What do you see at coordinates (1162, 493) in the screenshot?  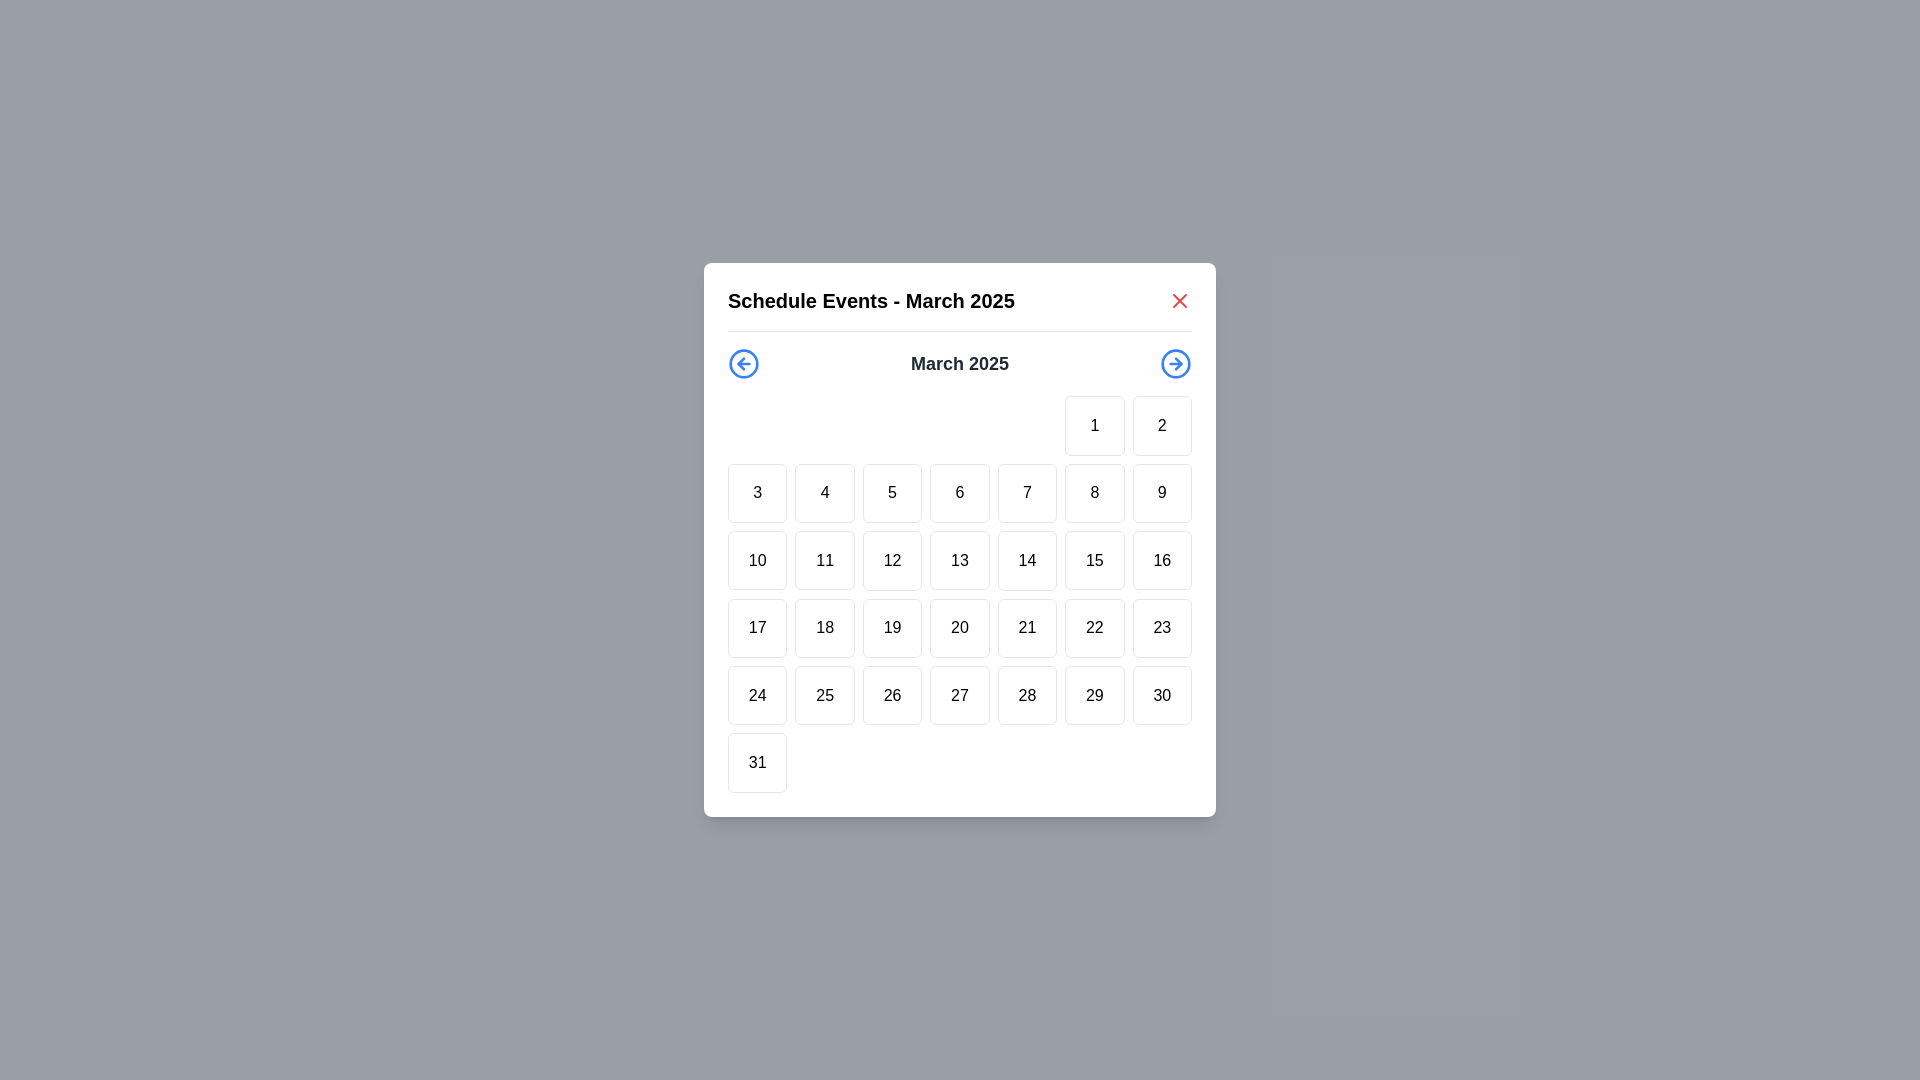 I see `the square button labeled '9' with a white background and rounded borders` at bounding box center [1162, 493].